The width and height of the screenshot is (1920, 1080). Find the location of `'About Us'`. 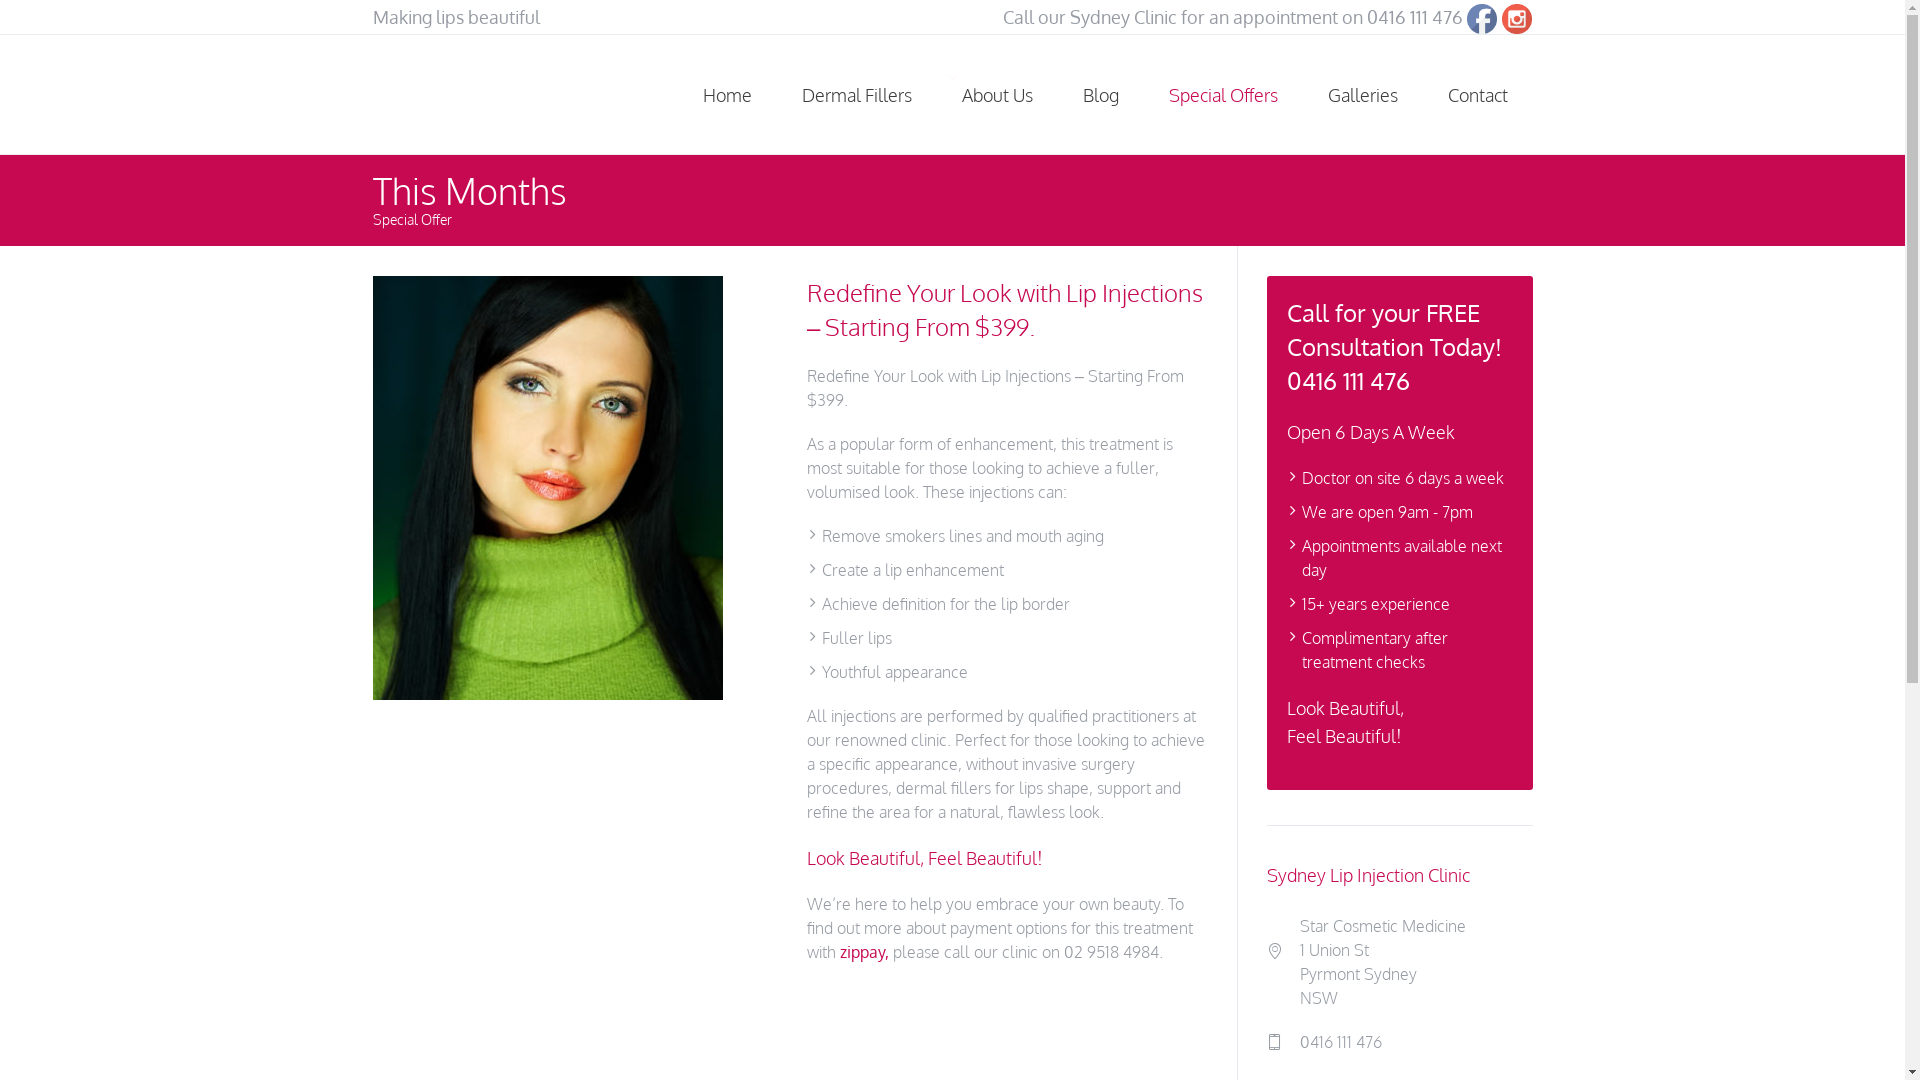

'About Us' is located at coordinates (996, 95).